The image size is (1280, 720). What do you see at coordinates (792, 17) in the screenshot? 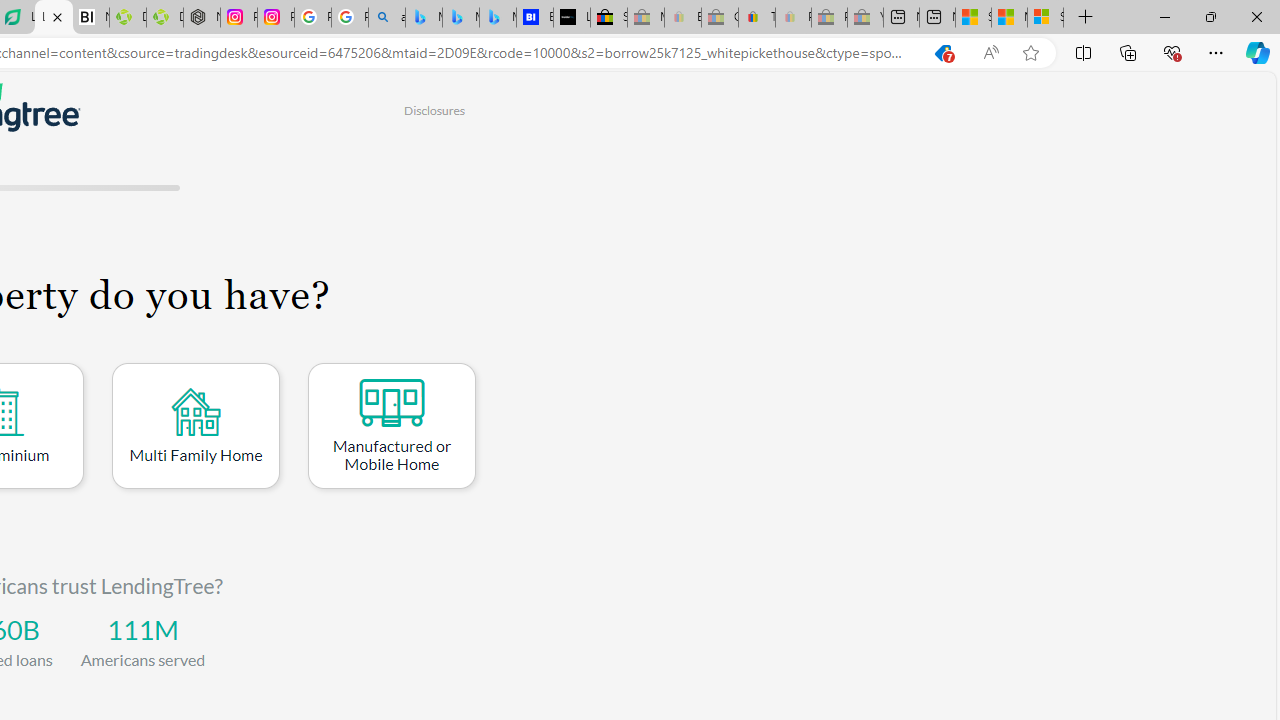
I see `'Payments Terms of Use | eBay.com - Sleeping'` at bounding box center [792, 17].